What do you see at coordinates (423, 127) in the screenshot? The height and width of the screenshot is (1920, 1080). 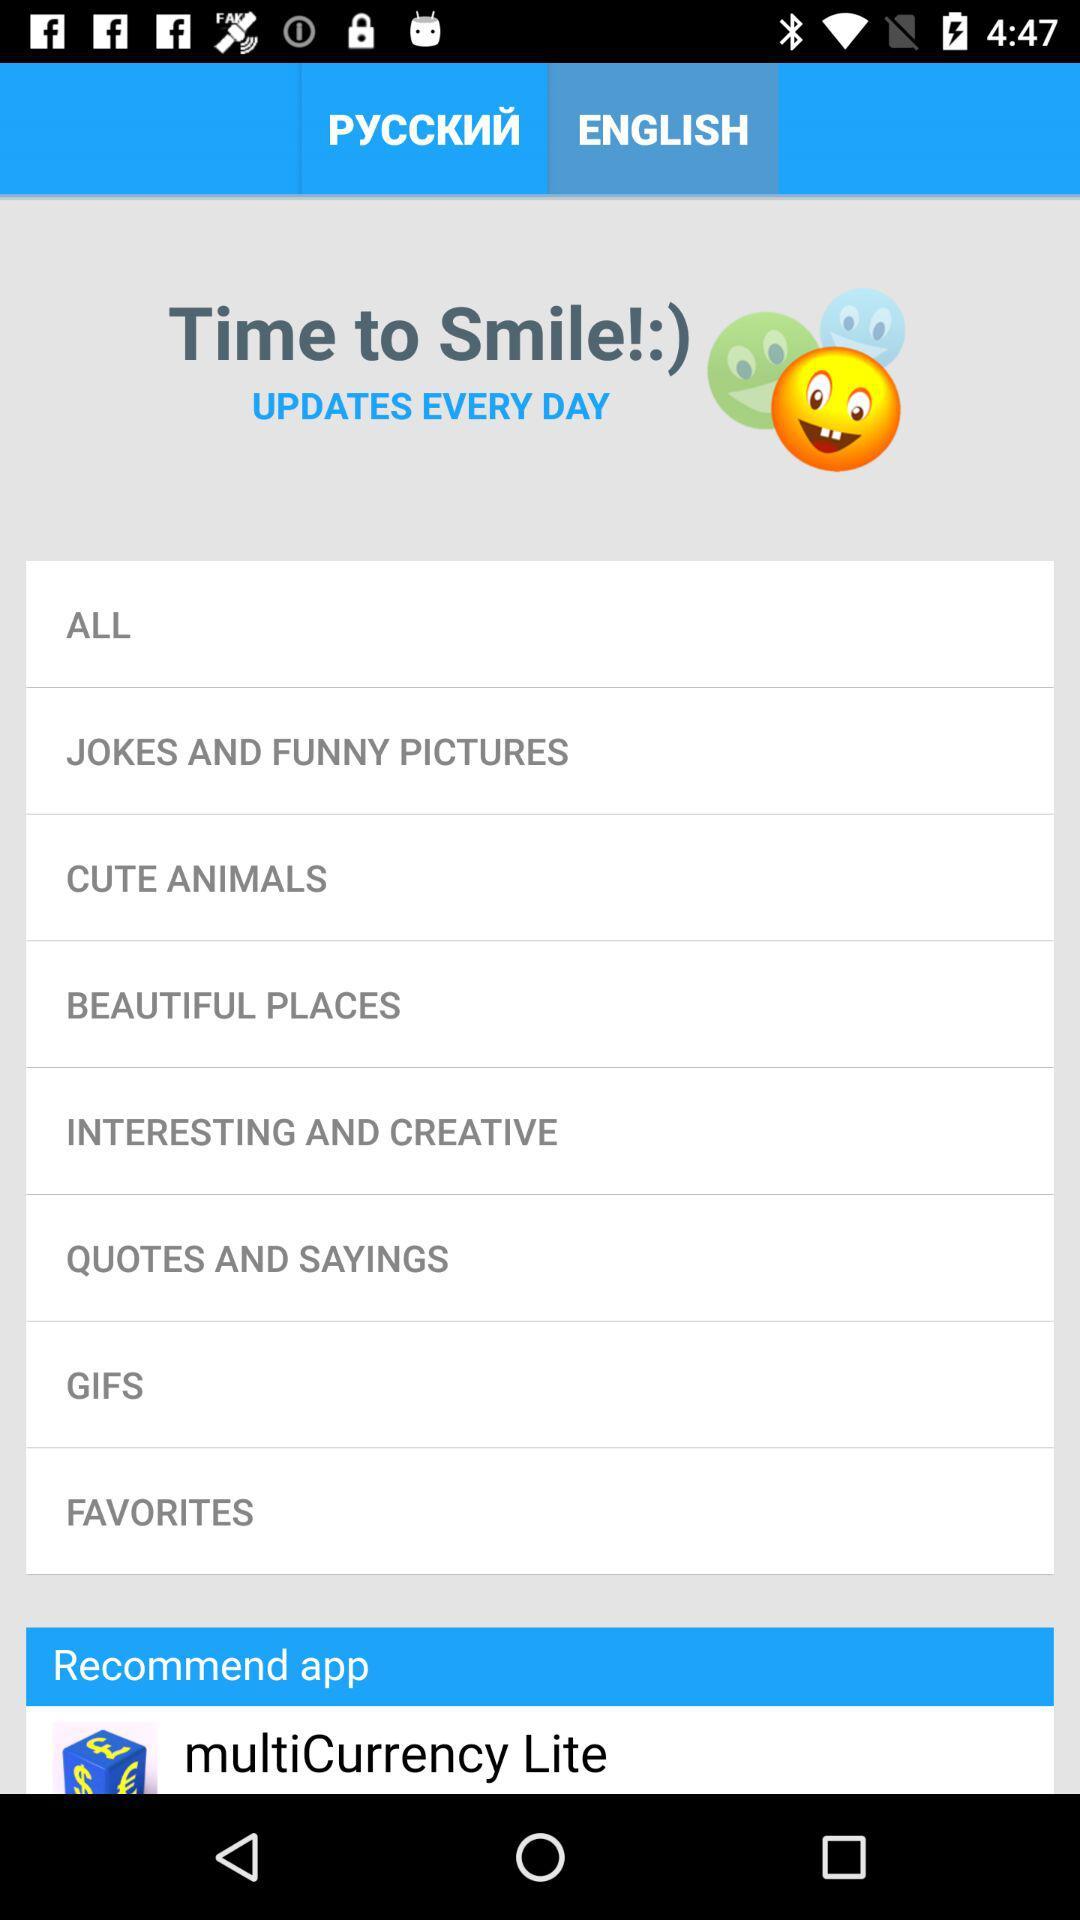 I see `icon next to the english item` at bounding box center [423, 127].